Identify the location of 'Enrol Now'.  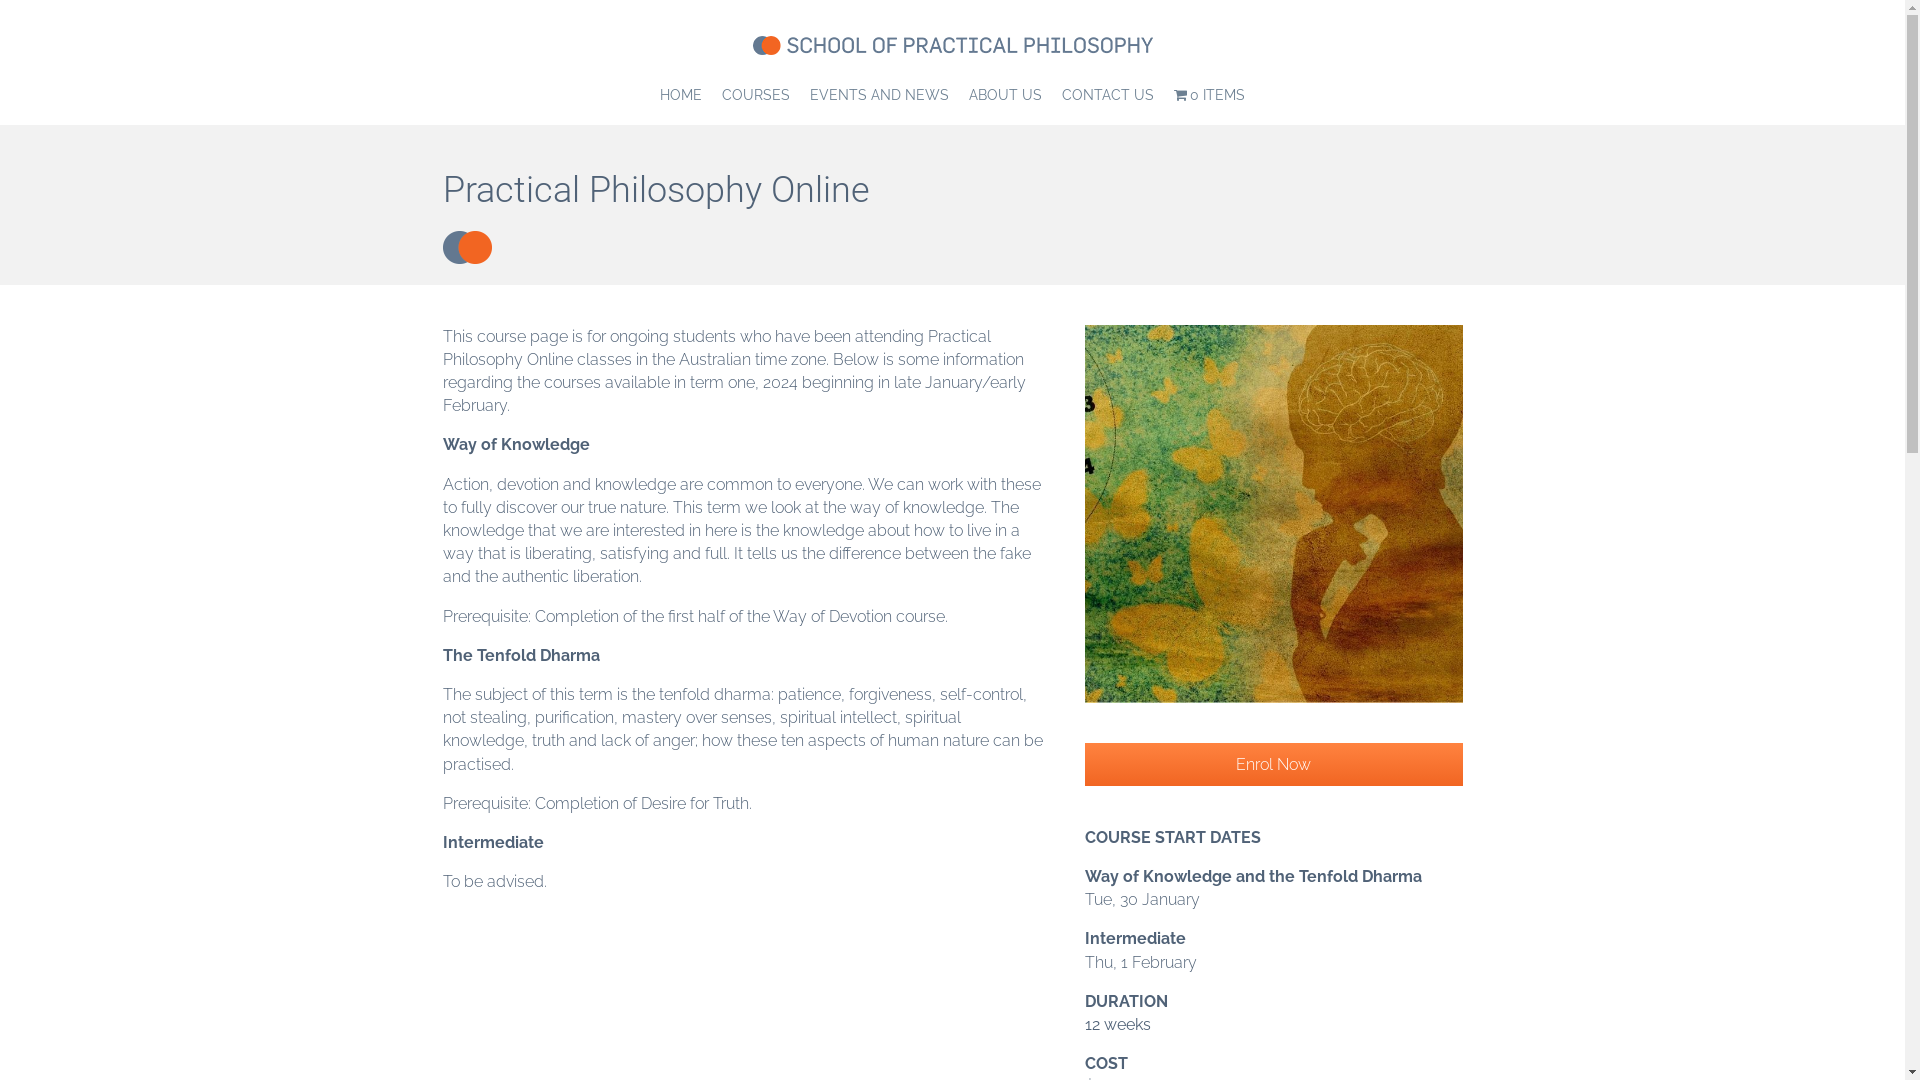
(1272, 764).